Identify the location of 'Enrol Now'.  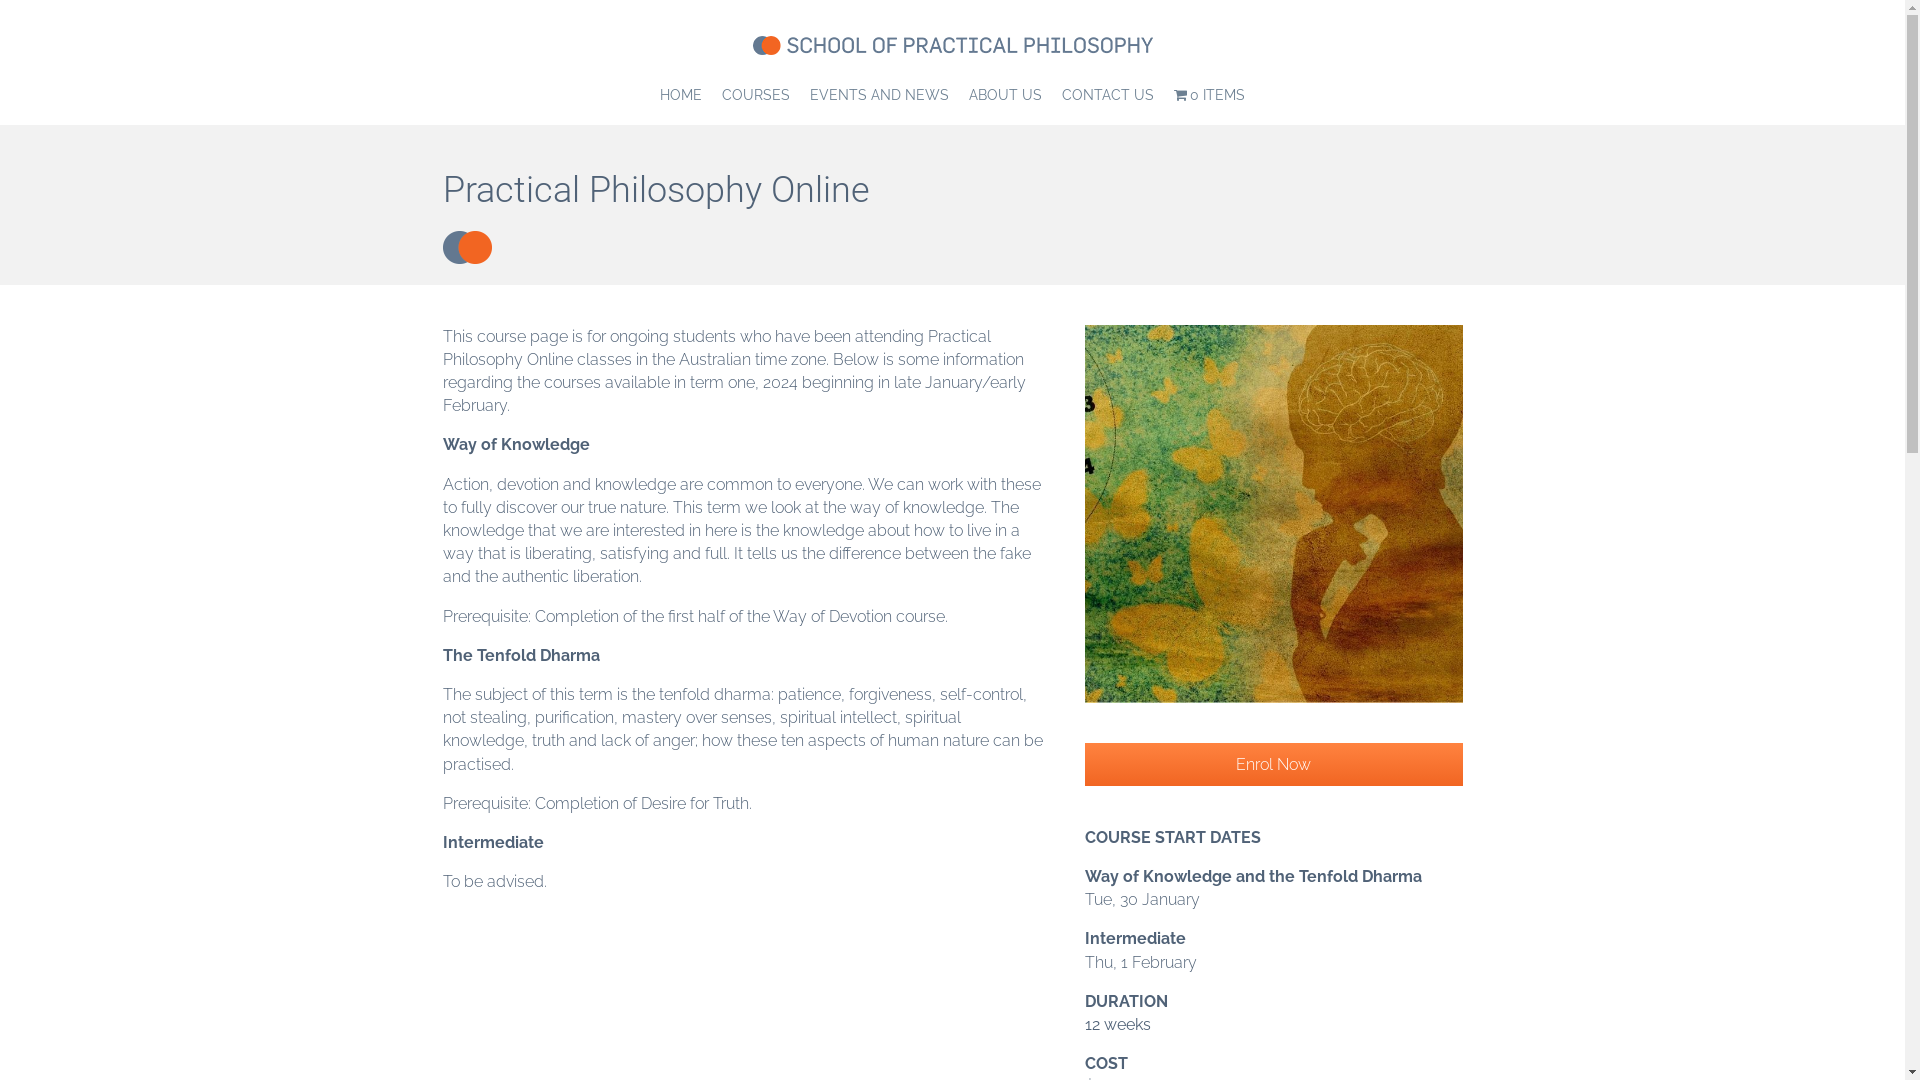
(1272, 764).